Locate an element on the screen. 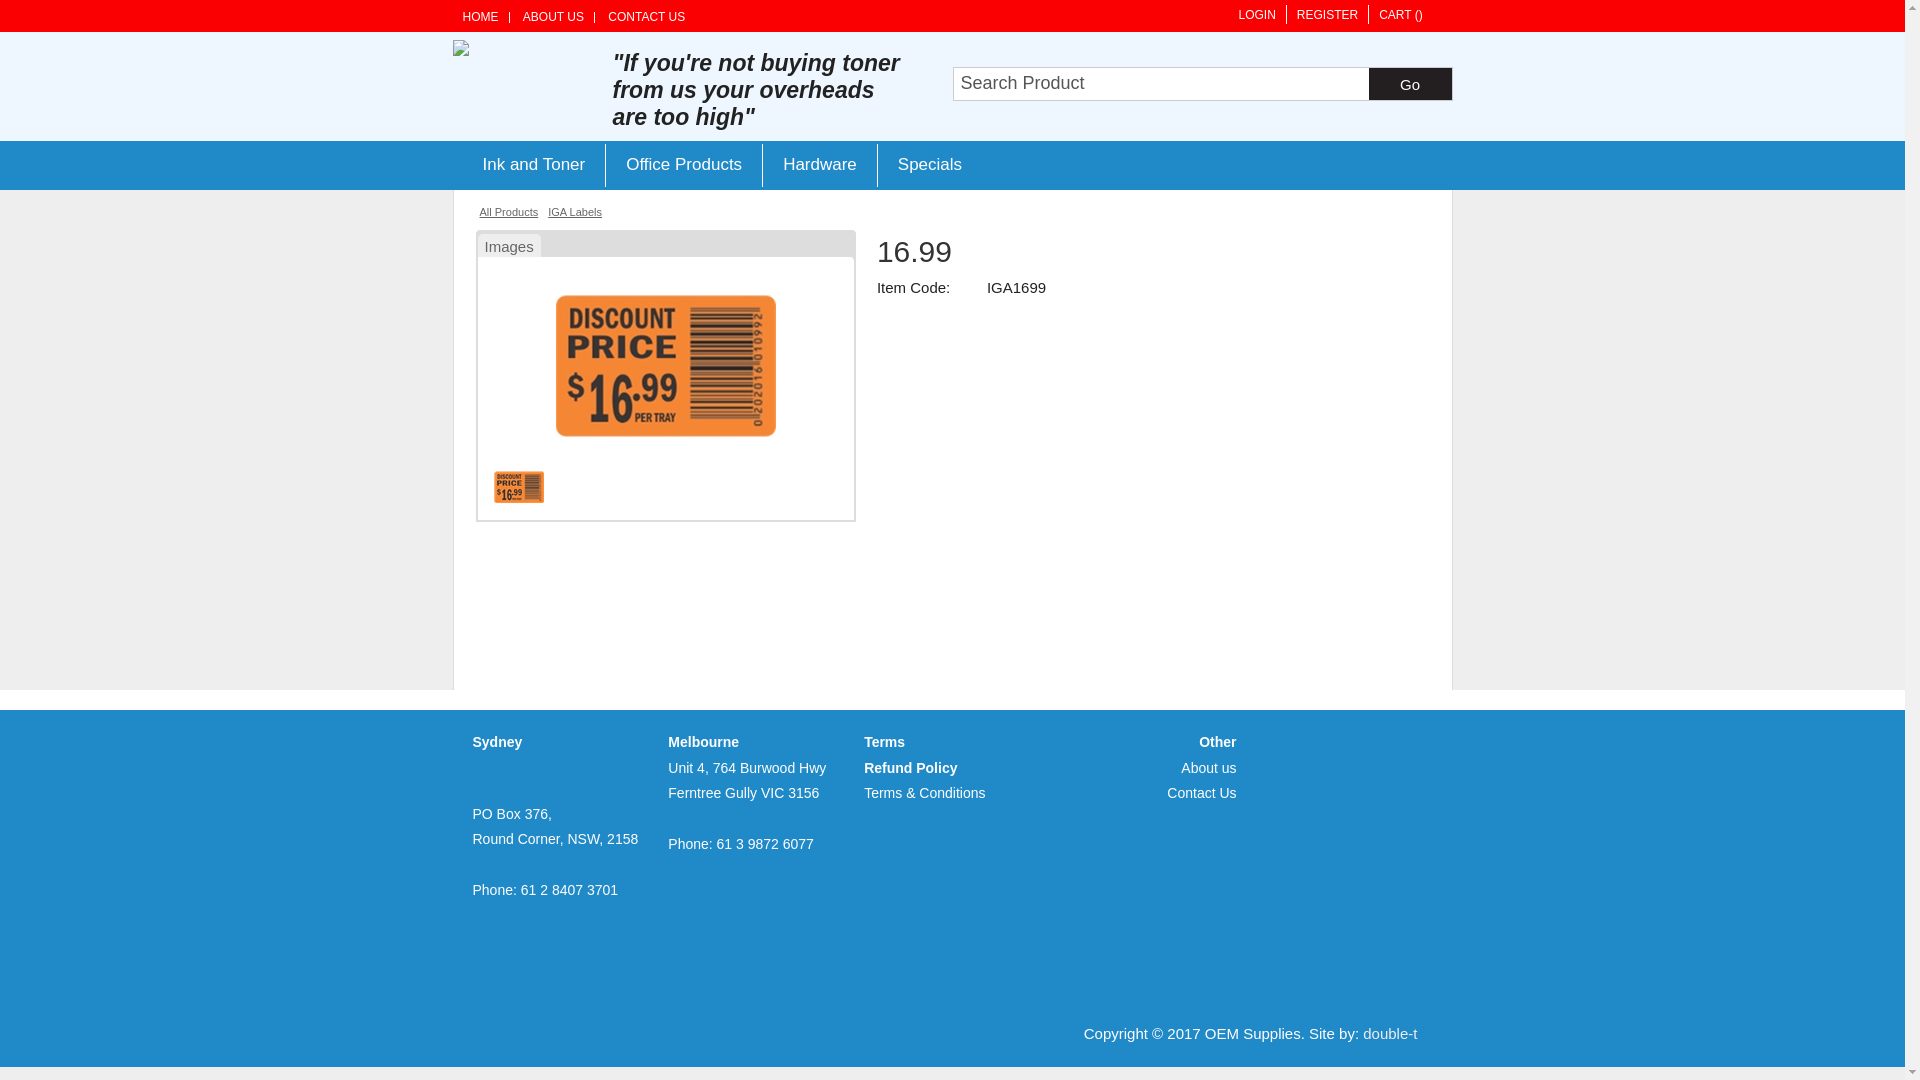 The height and width of the screenshot is (1080, 1920). 'Contact Us' is located at coordinates (1200, 792).